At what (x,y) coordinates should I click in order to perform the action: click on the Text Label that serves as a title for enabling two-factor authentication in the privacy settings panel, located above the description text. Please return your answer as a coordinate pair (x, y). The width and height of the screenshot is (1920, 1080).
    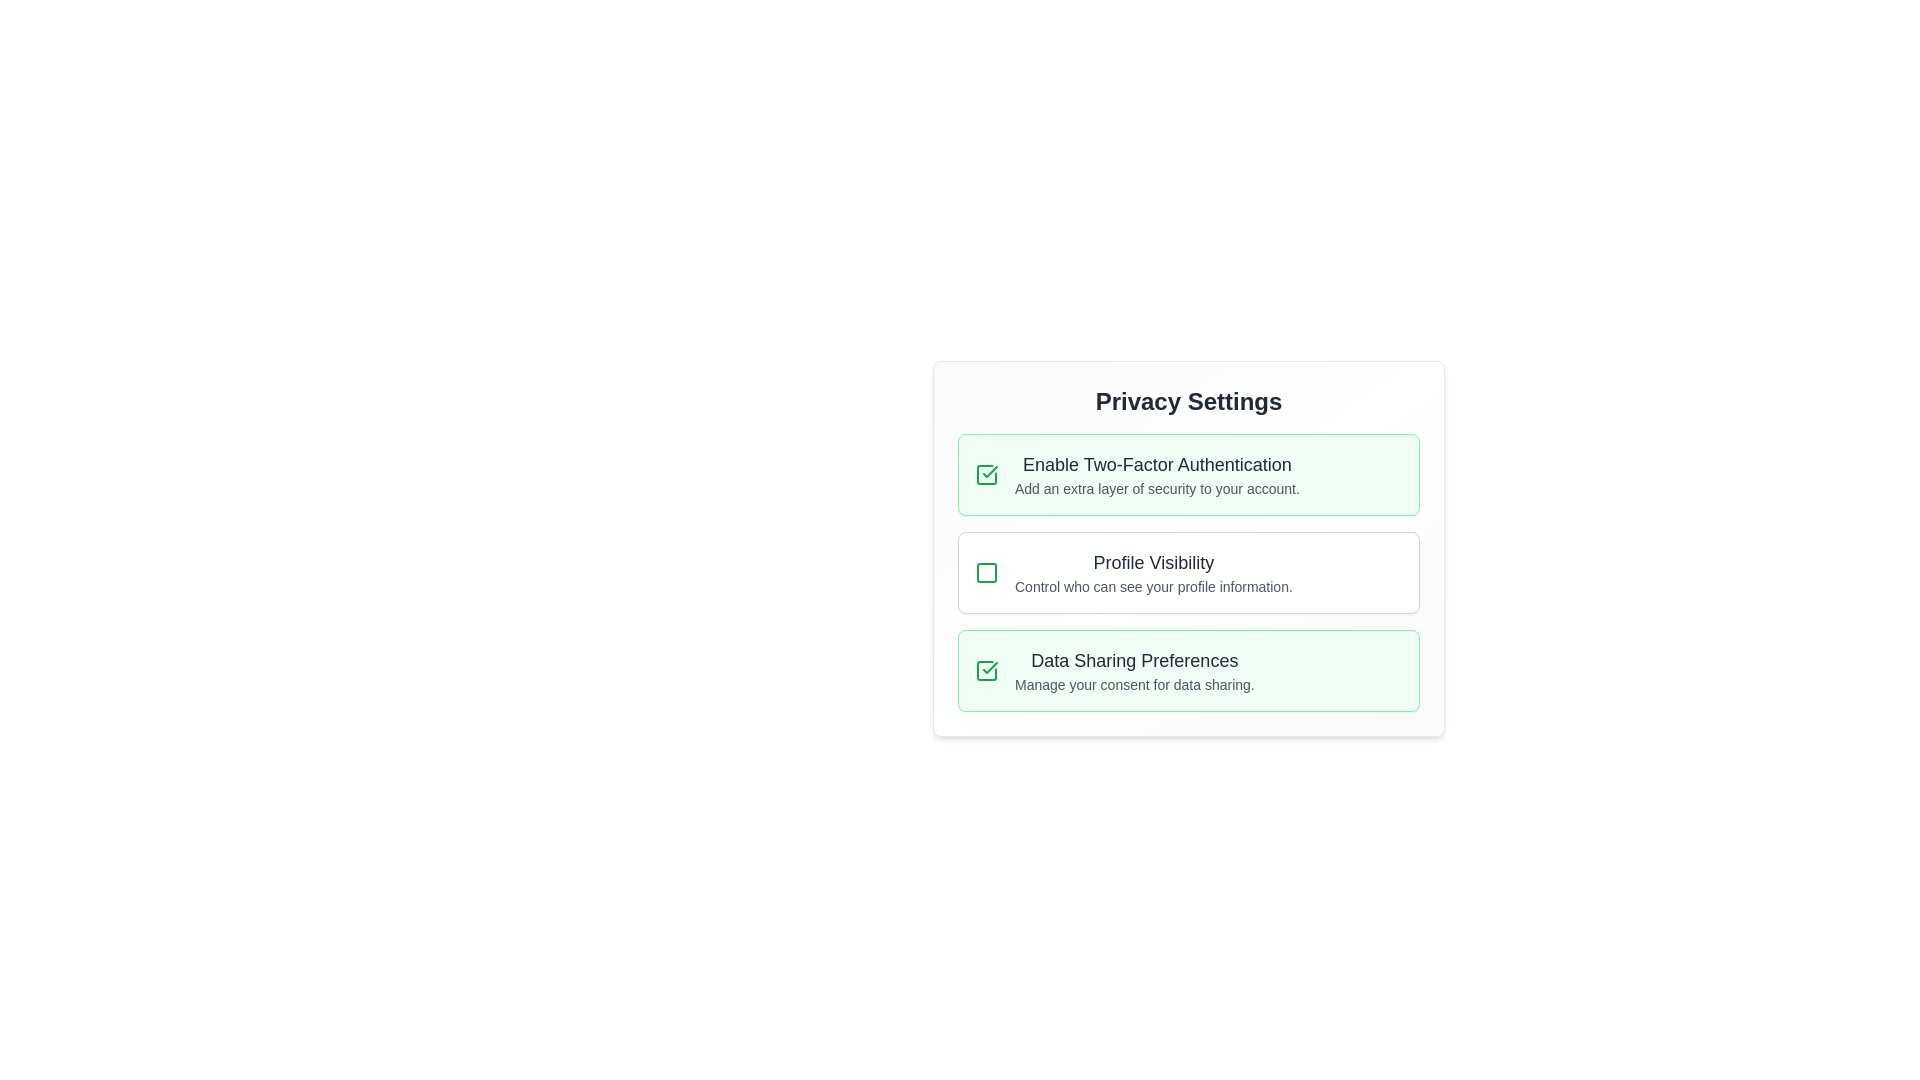
    Looking at the image, I should click on (1157, 465).